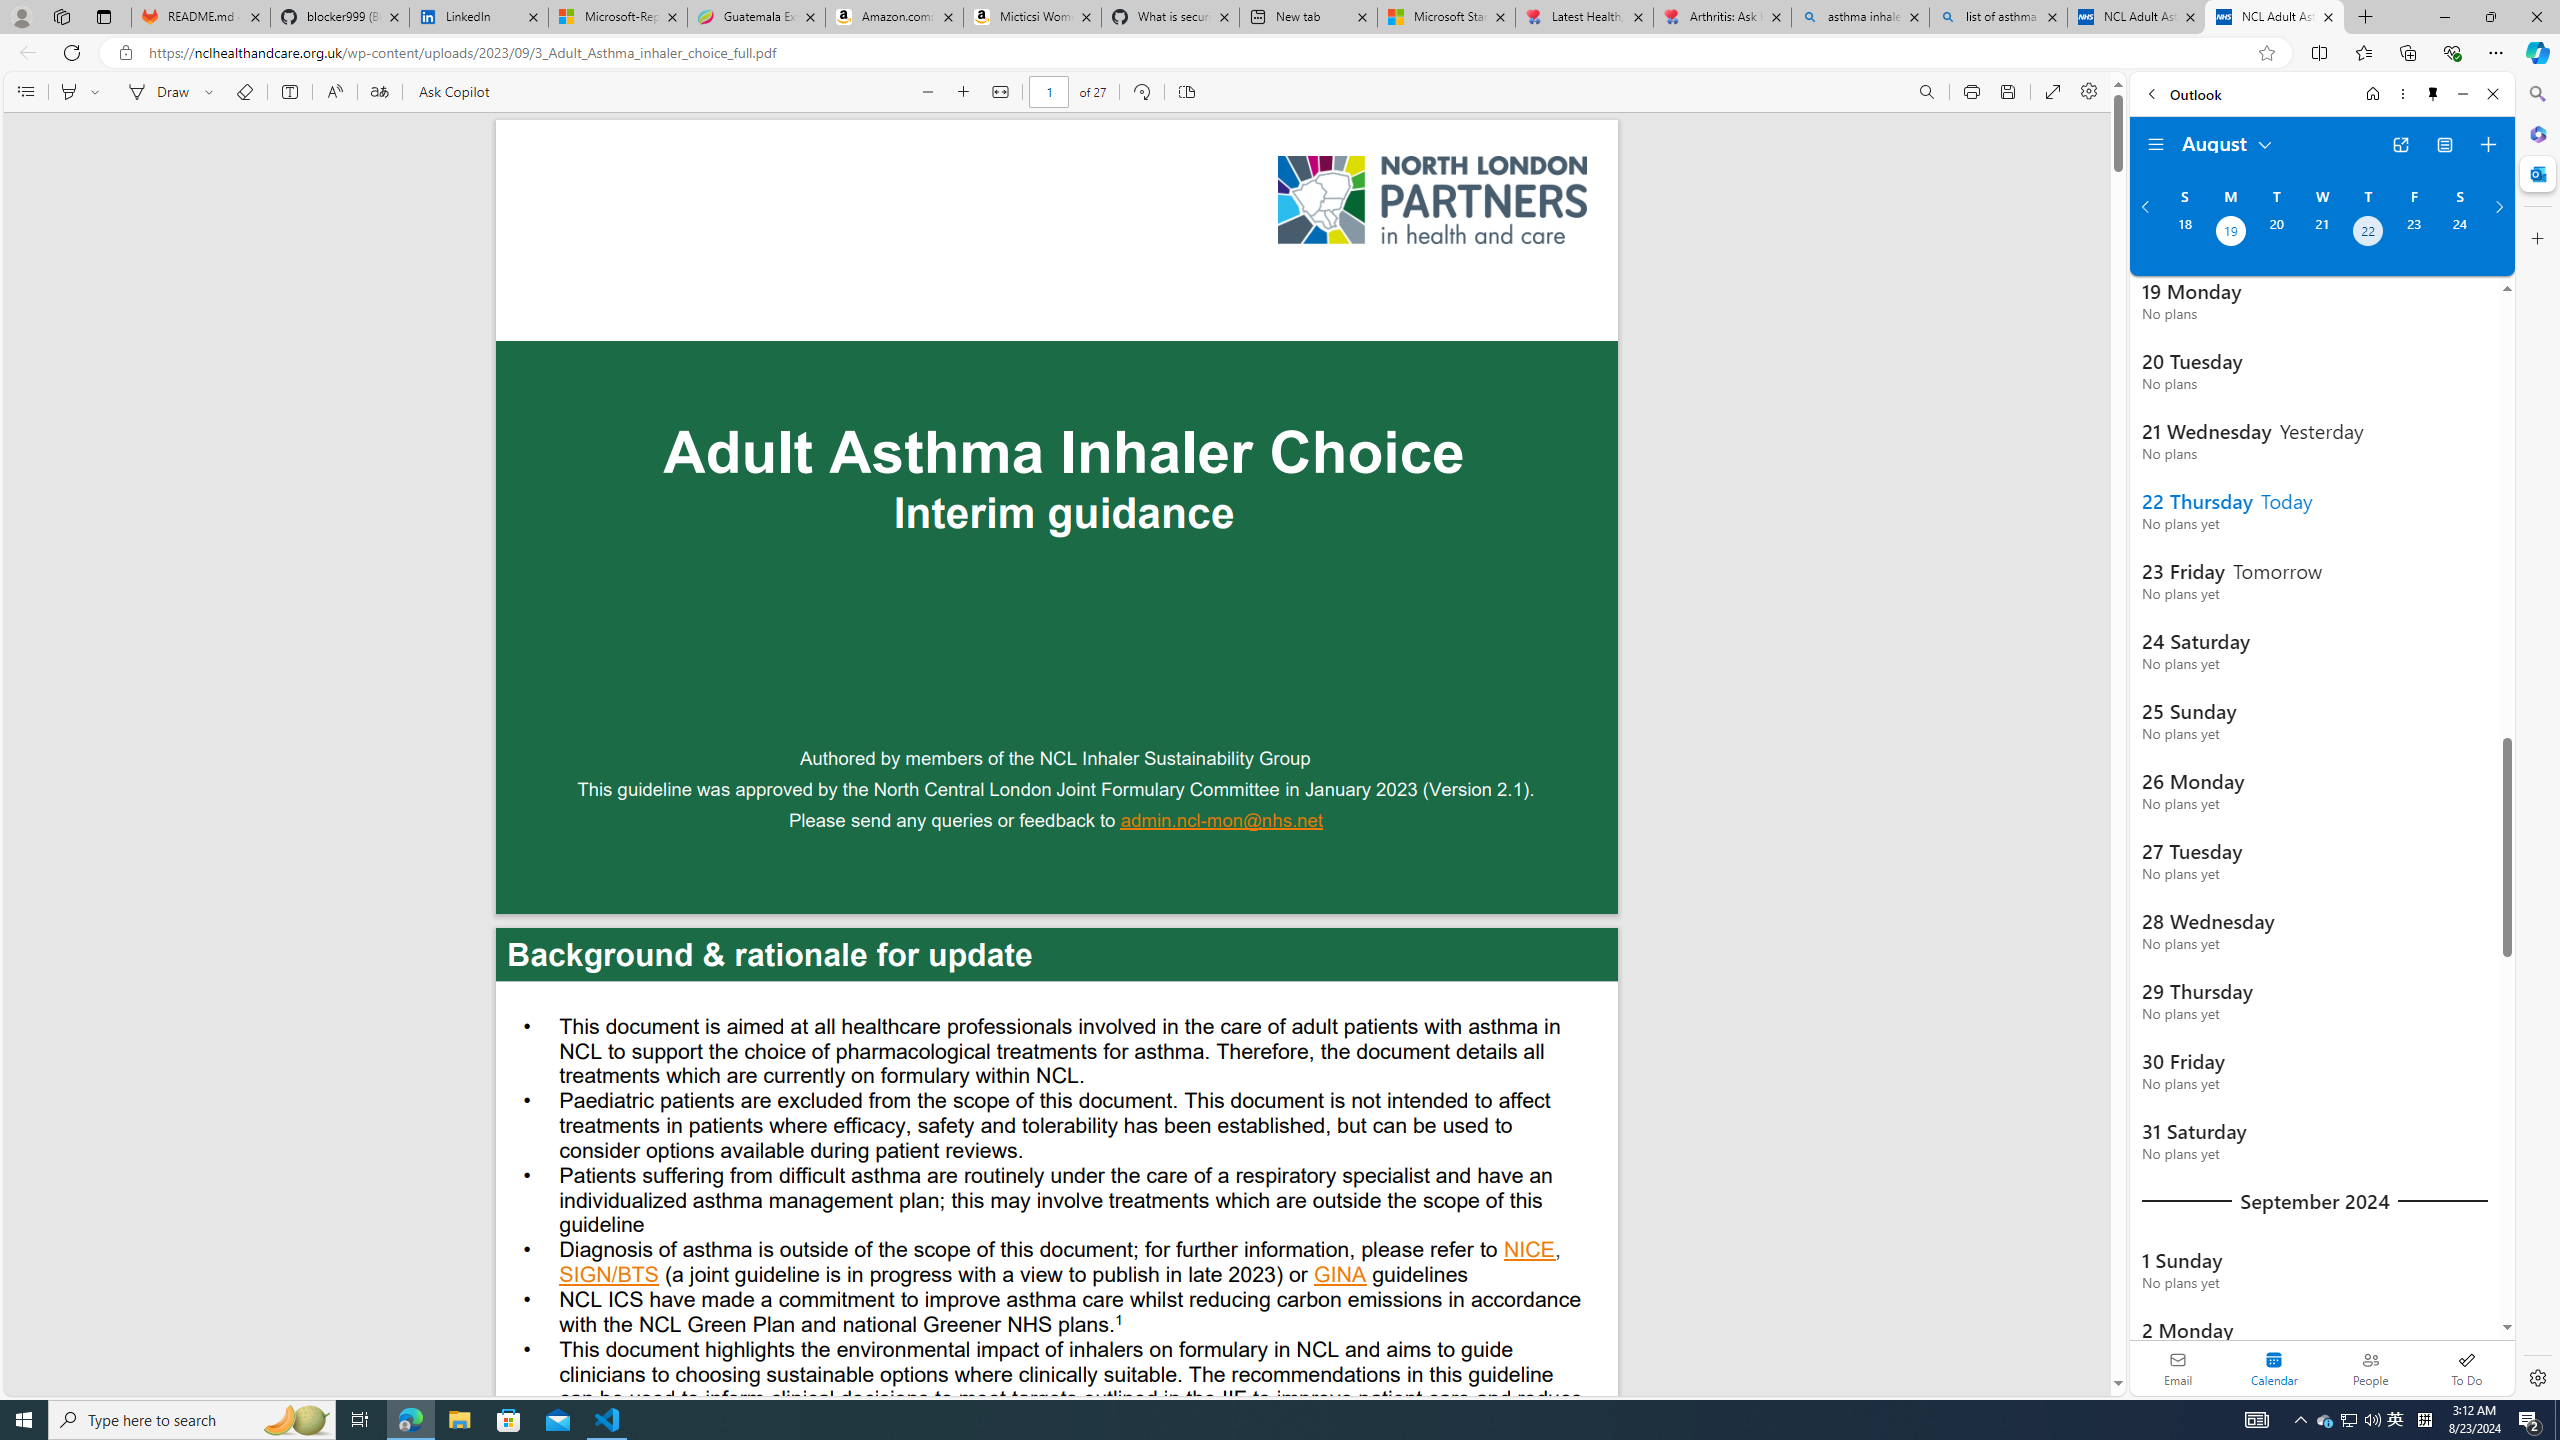 This screenshot has width=2560, height=1440. I want to click on 'Monday, August 19, 2024. Date selected. ', so click(2229, 233).